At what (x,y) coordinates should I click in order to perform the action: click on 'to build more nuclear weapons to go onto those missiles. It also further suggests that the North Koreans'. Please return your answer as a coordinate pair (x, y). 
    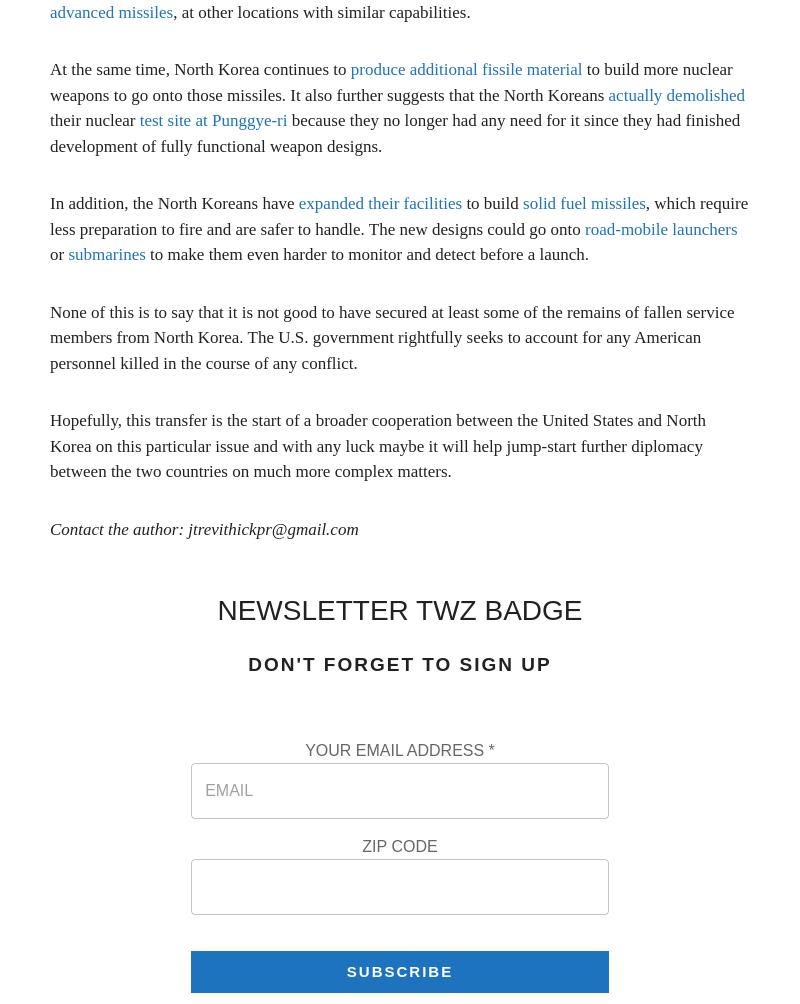
    Looking at the image, I should click on (49, 82).